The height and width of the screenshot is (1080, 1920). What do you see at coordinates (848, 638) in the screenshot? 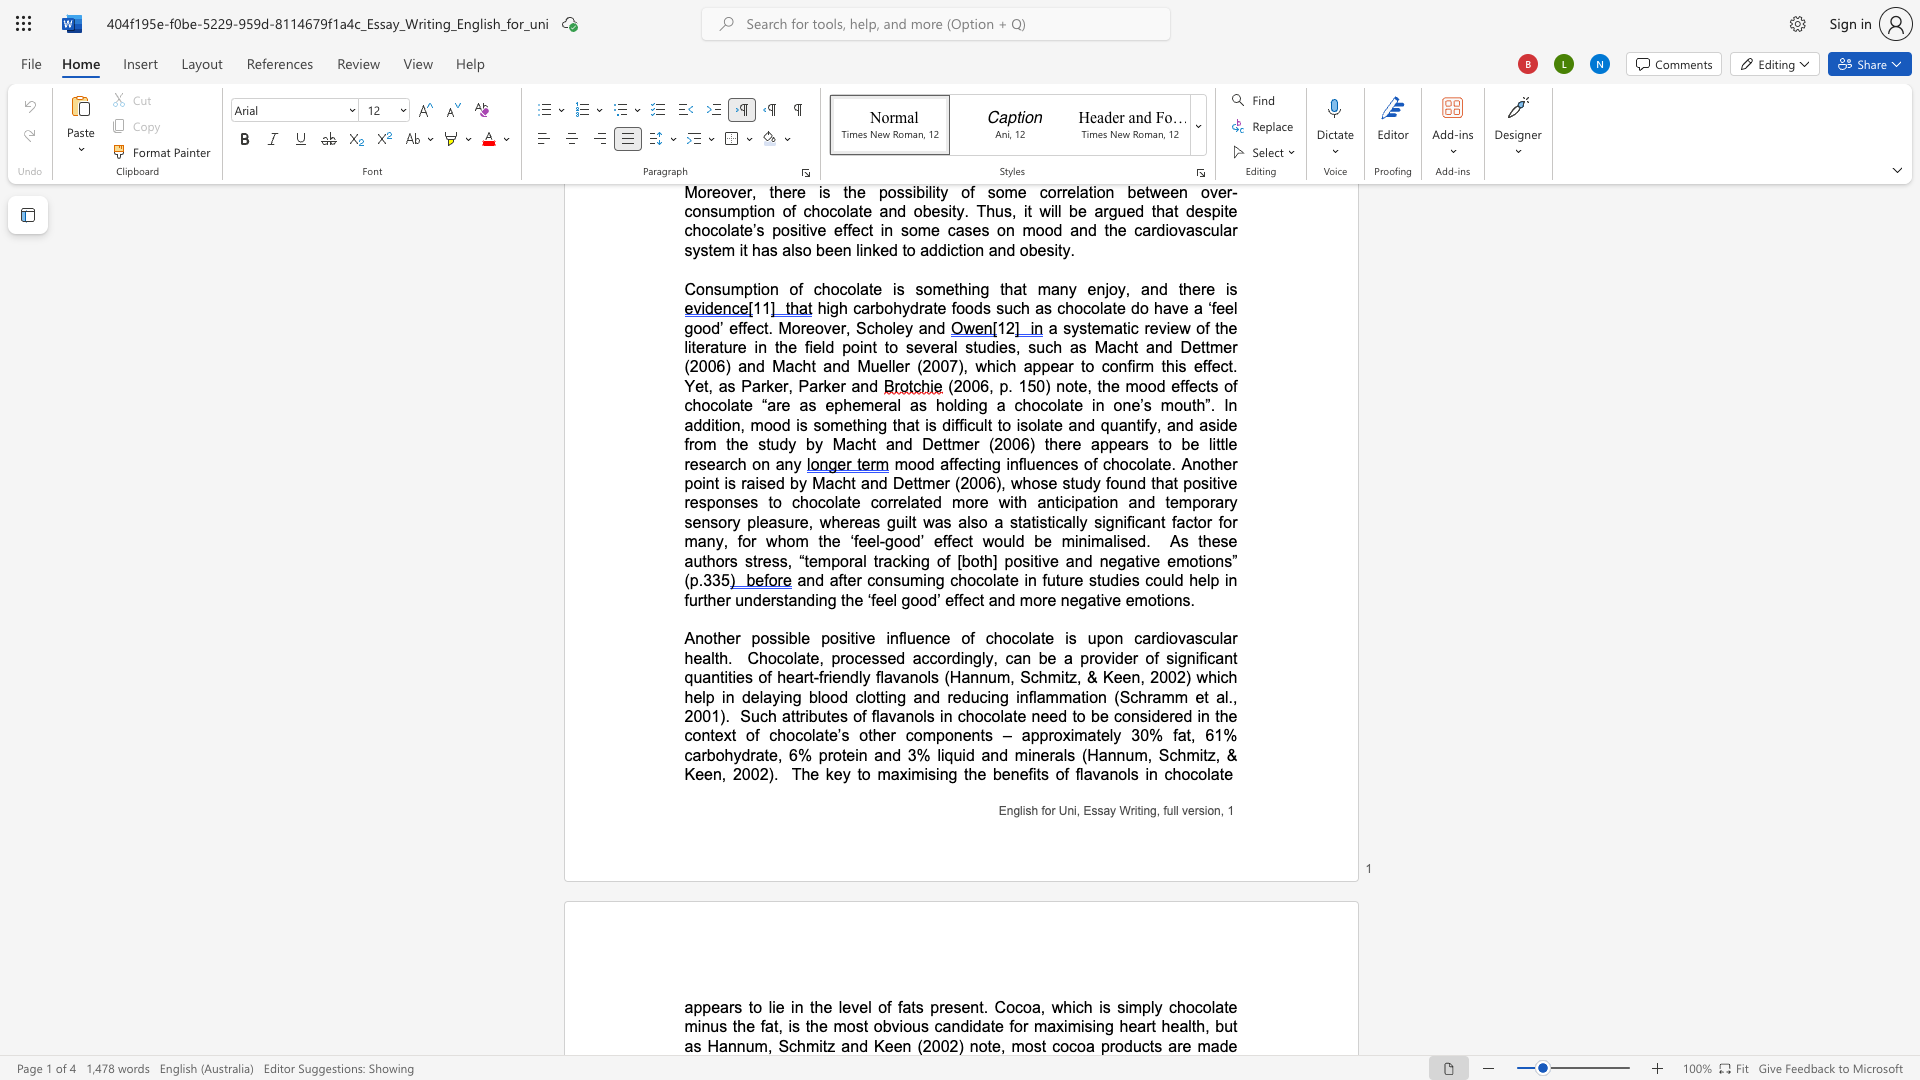
I see `the 2th character "i" in the text` at bounding box center [848, 638].